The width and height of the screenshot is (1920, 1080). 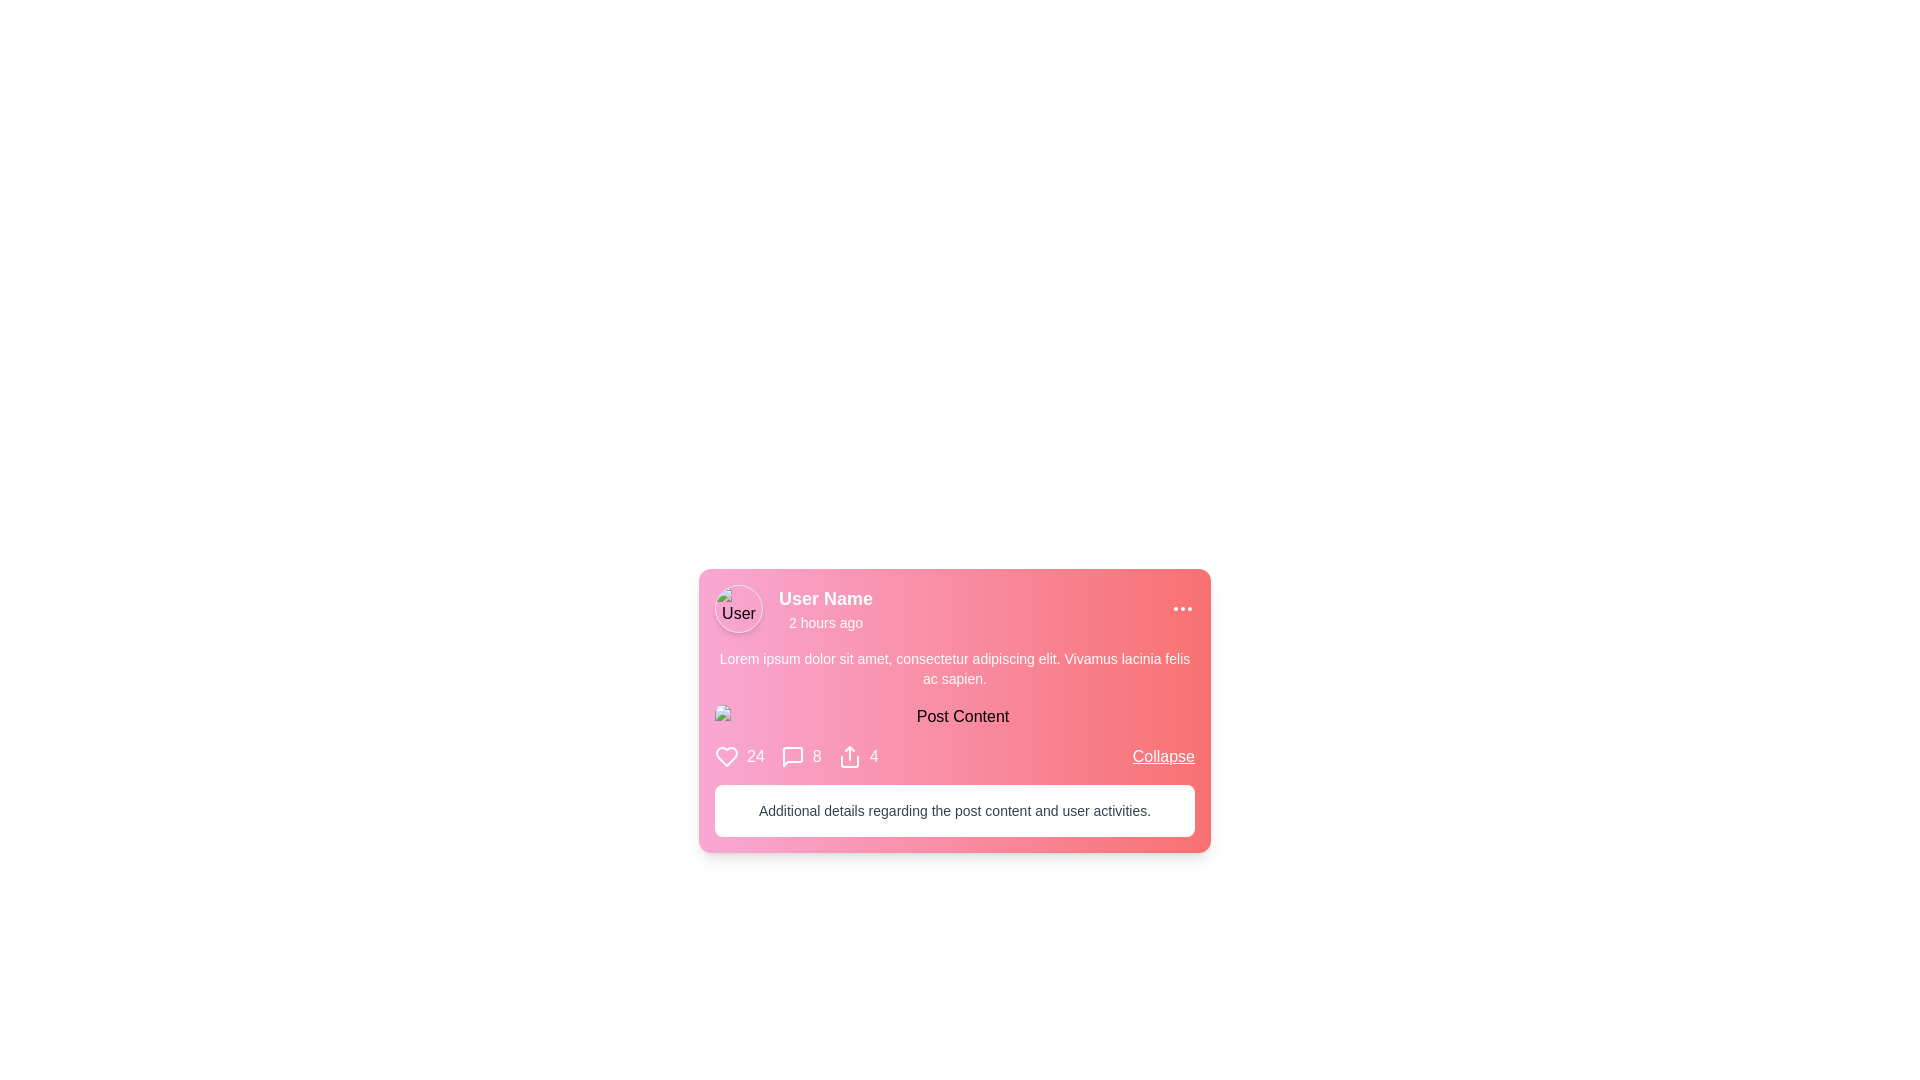 What do you see at coordinates (1163, 756) in the screenshot?
I see `the 'Collapse' text-based button, which is styled white and underlined, located at the bottom right corner of a red gradient card` at bounding box center [1163, 756].